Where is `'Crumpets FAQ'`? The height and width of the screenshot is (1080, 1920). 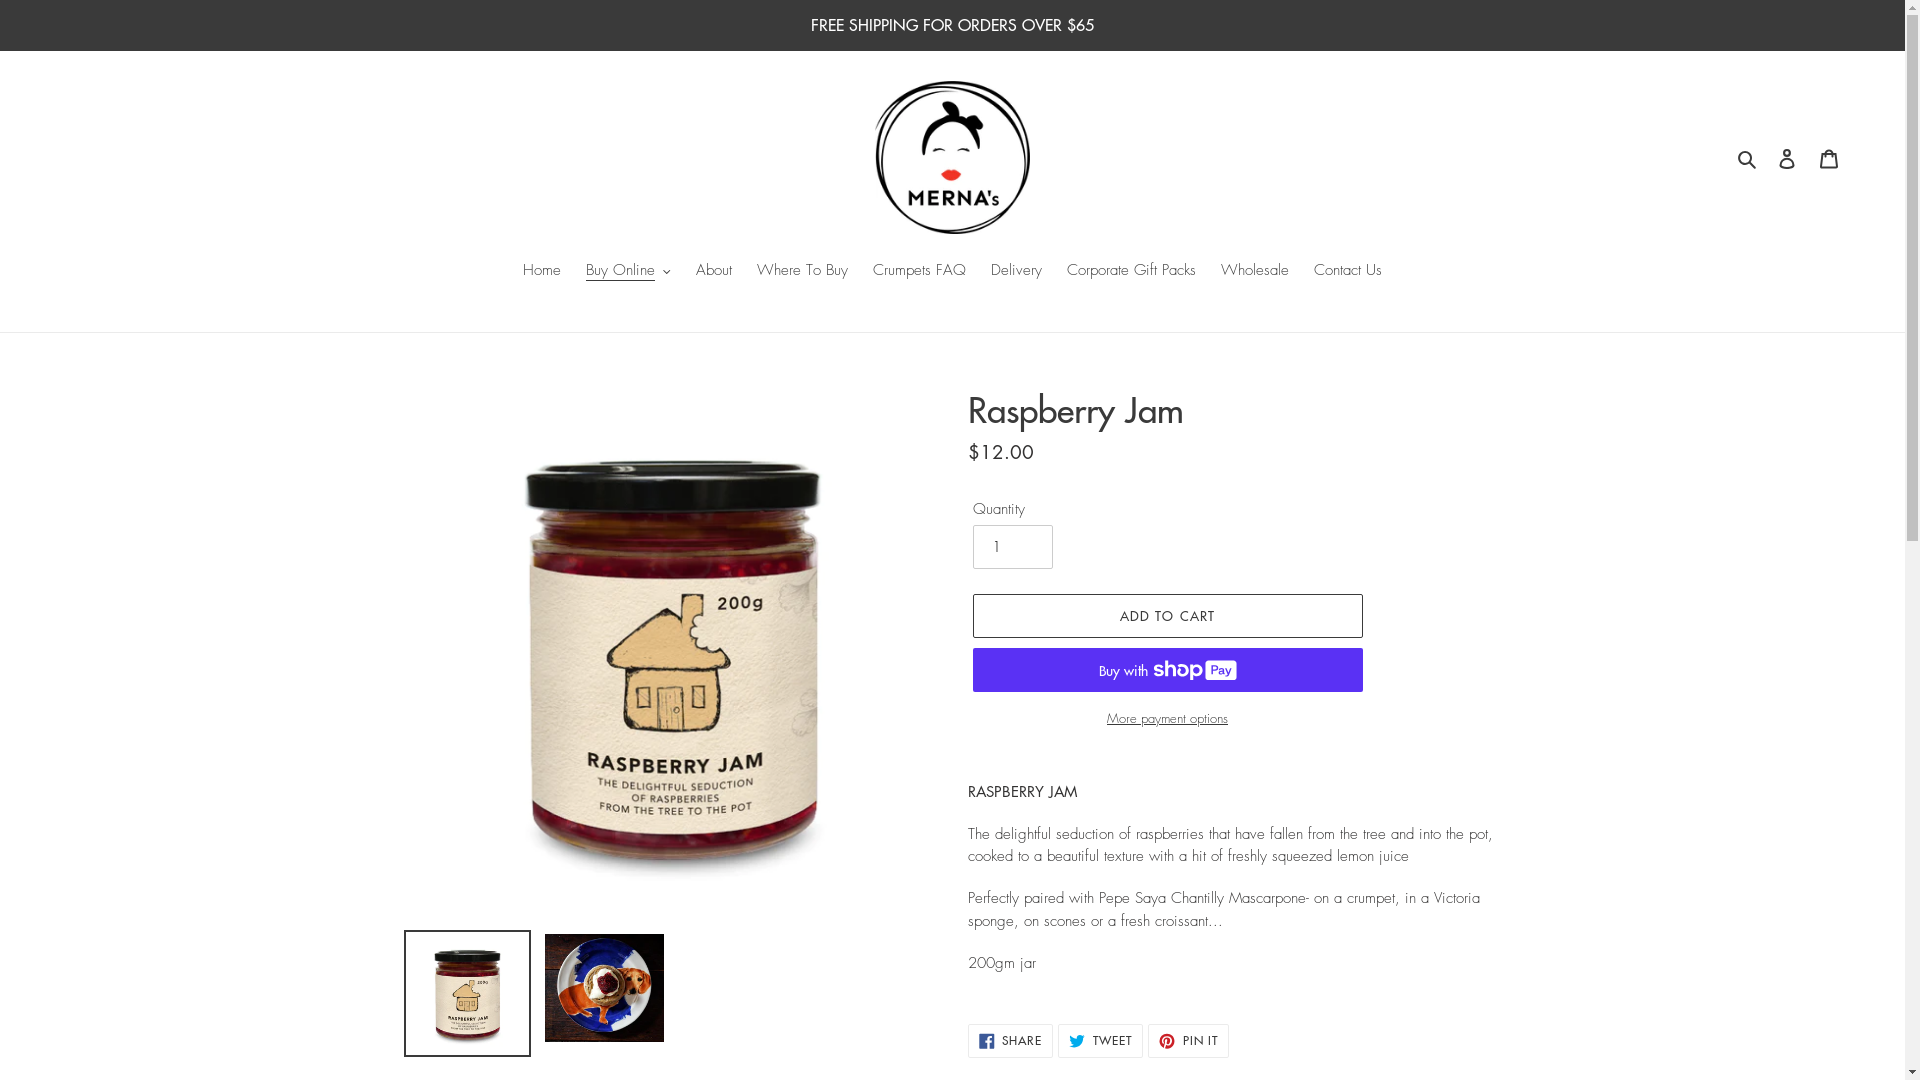 'Crumpets FAQ' is located at coordinates (918, 272).